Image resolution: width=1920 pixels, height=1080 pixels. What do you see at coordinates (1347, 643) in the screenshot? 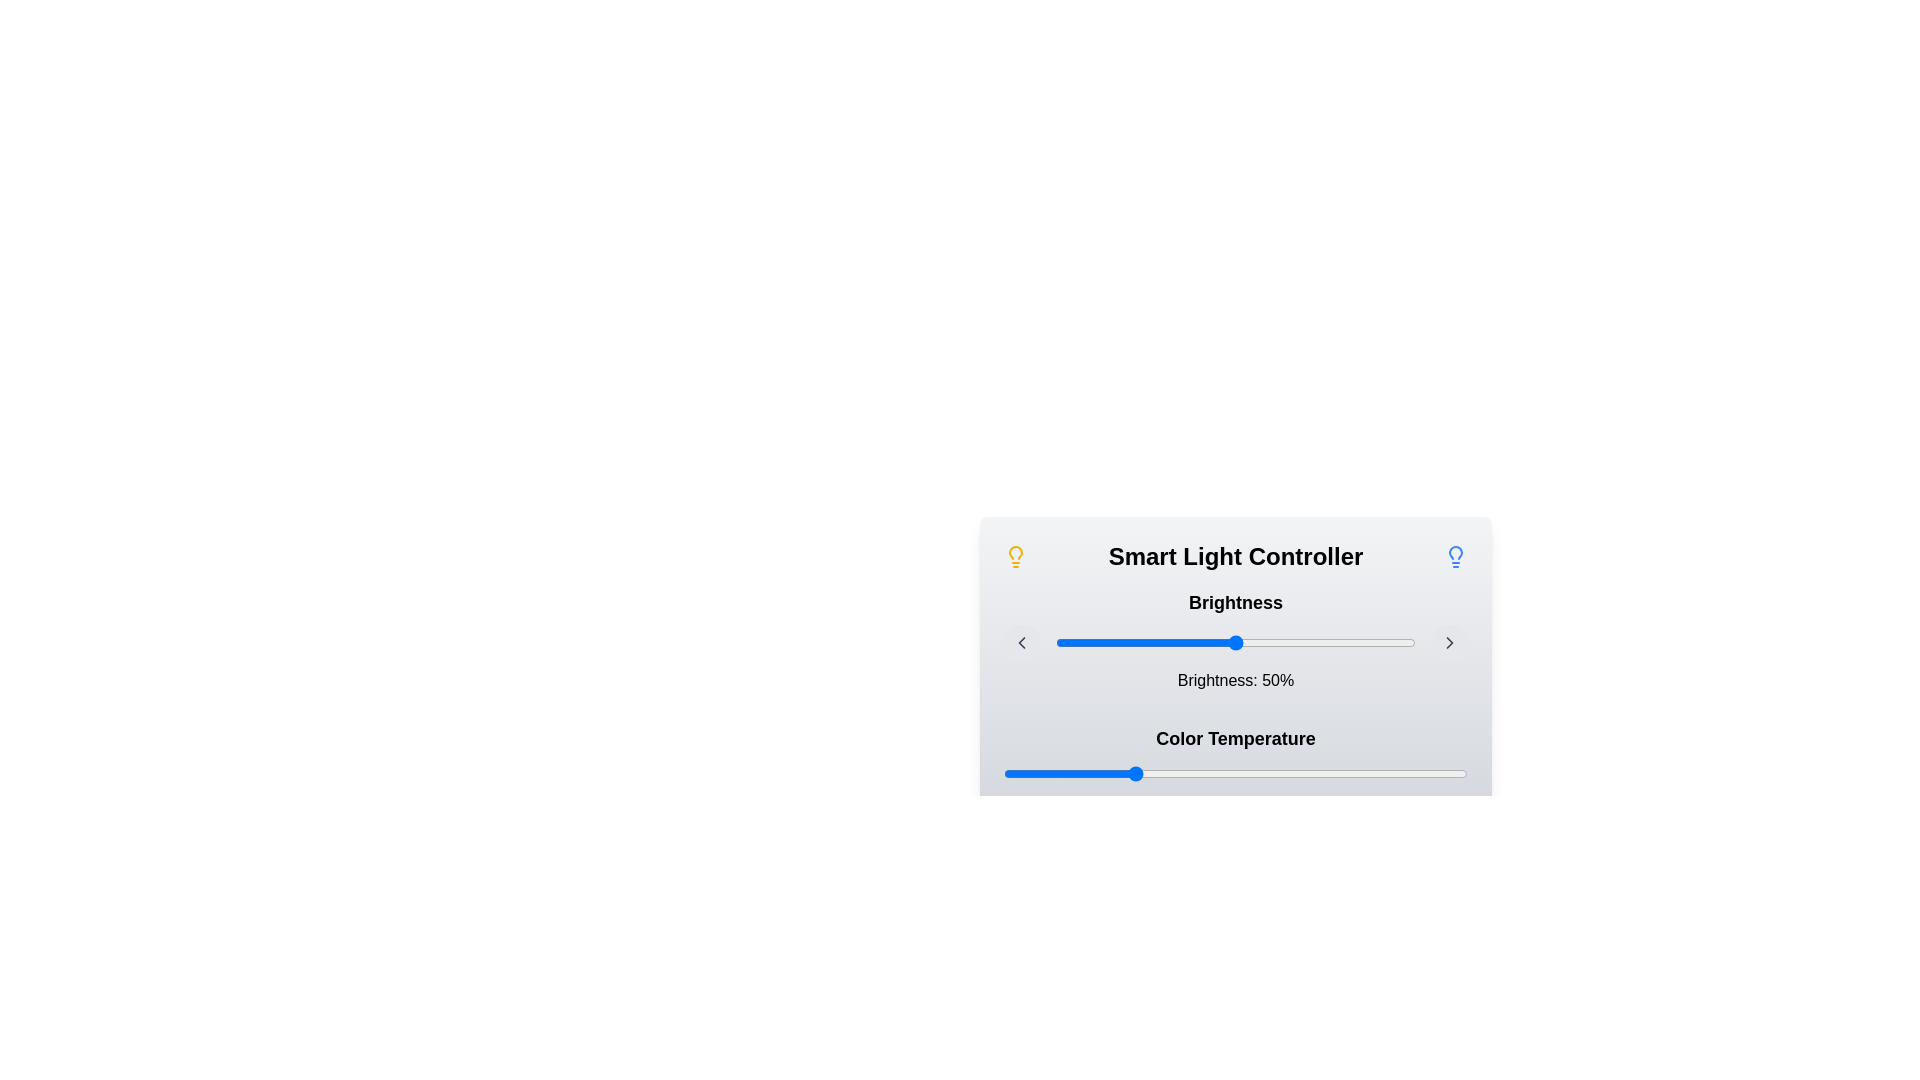
I see `the brightness` at bounding box center [1347, 643].